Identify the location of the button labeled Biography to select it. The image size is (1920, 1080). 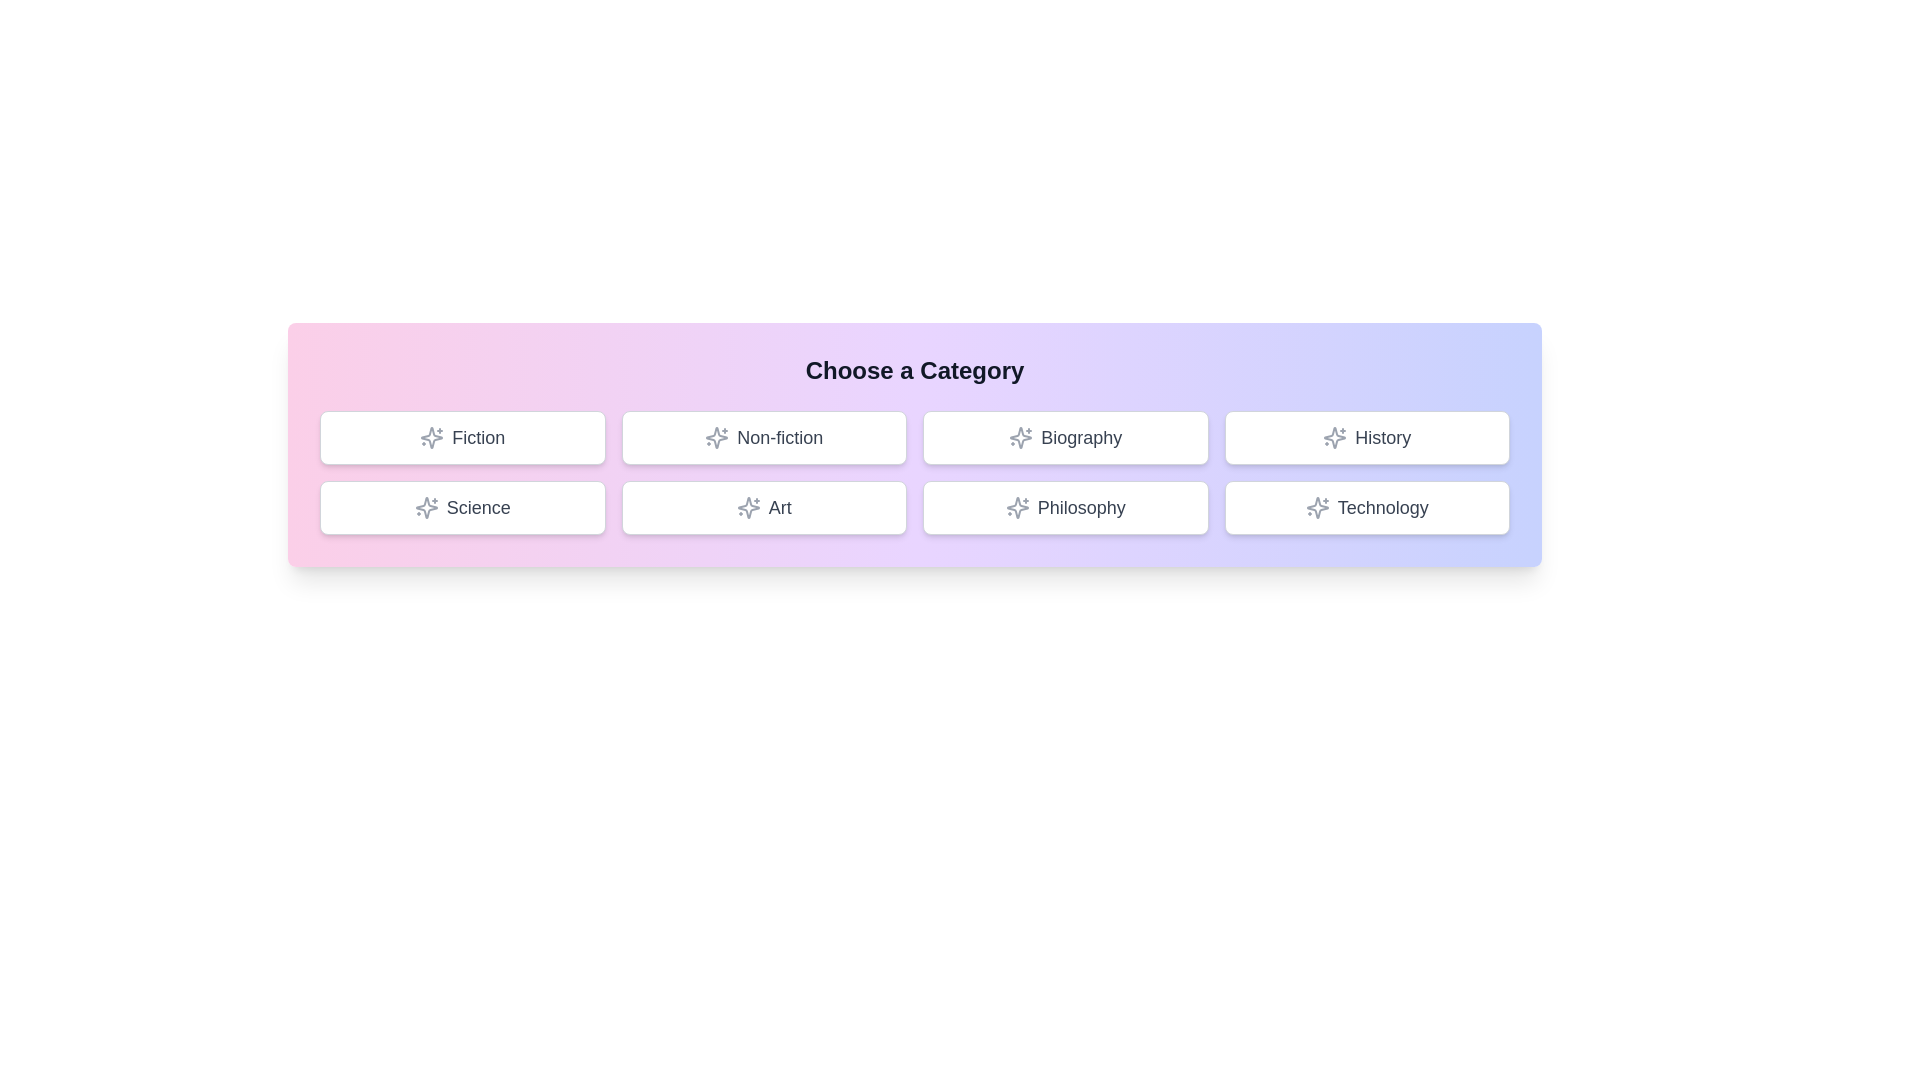
(1064, 437).